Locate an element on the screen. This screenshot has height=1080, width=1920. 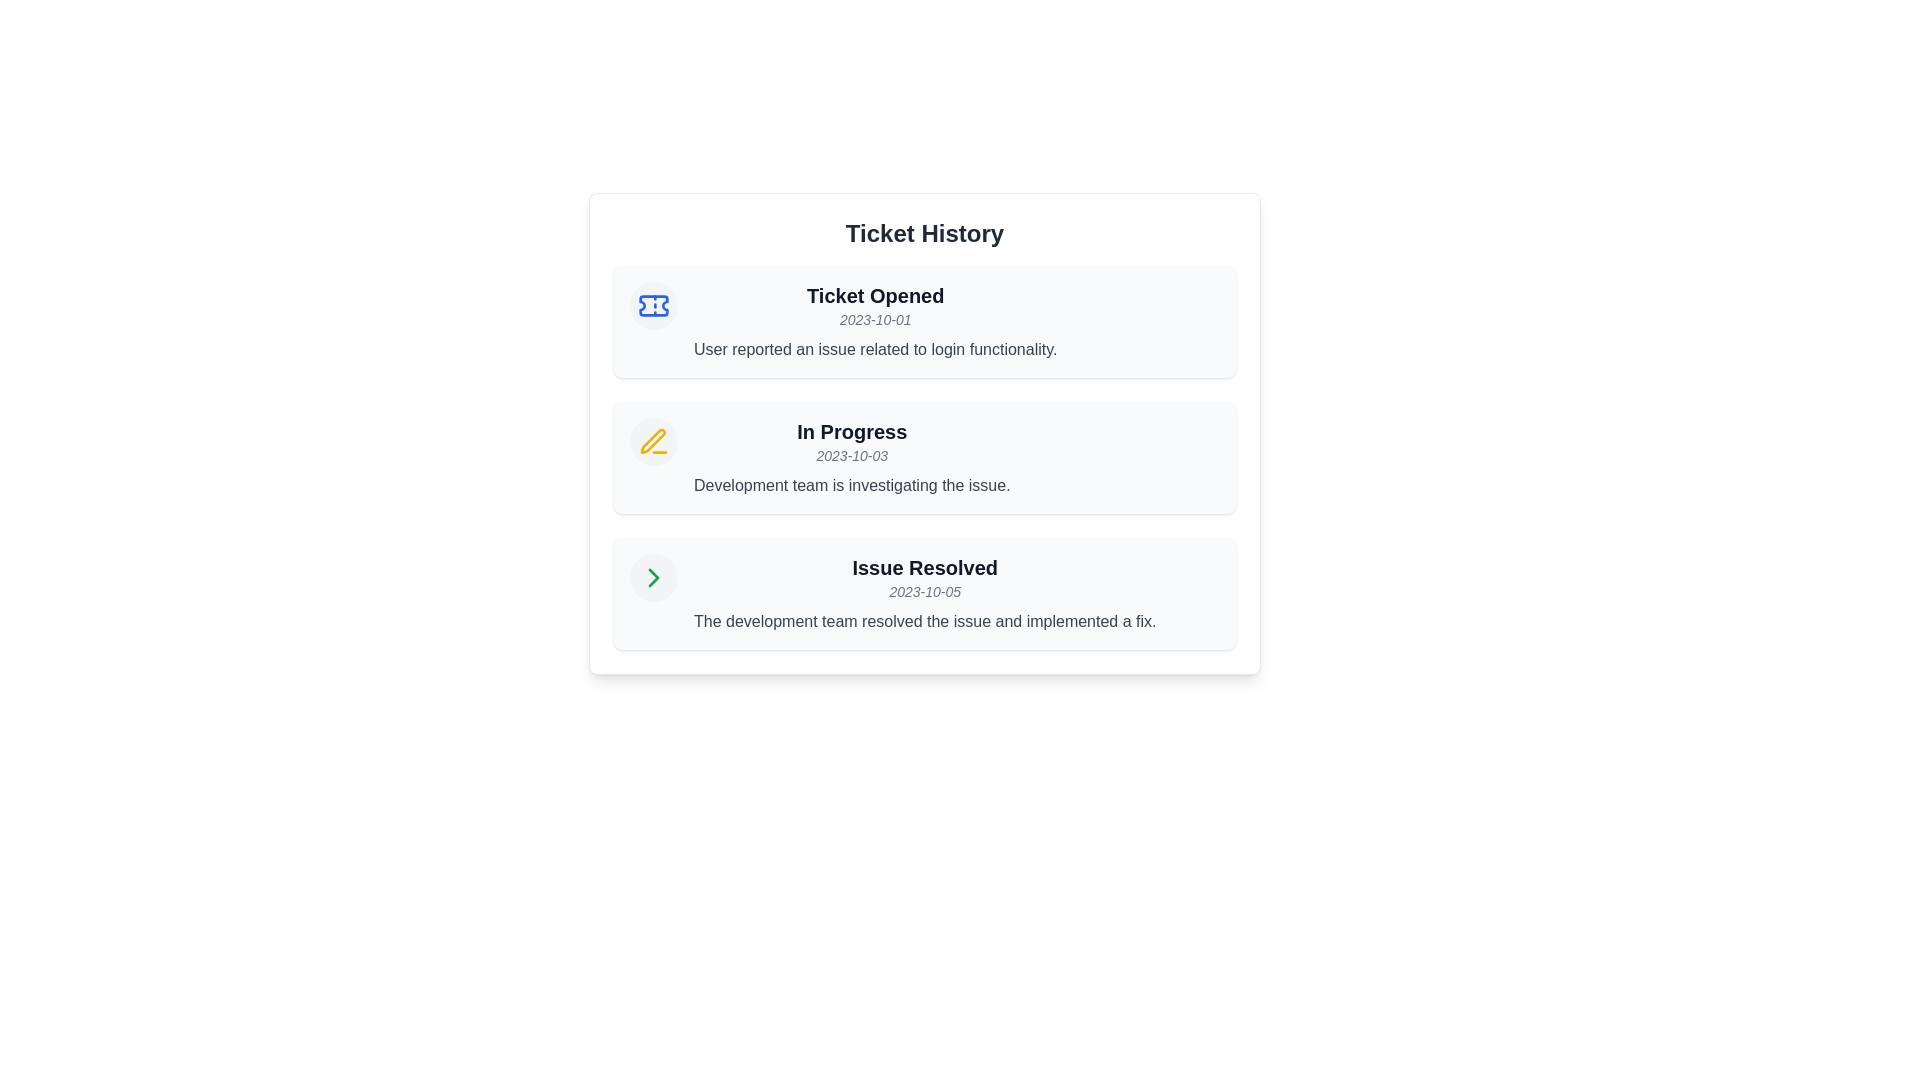
the circular icon with a gray background and a yellow pen symbol located in the upper-left corner of the 'In Progress' section within the Ticket History interface is located at coordinates (653, 441).